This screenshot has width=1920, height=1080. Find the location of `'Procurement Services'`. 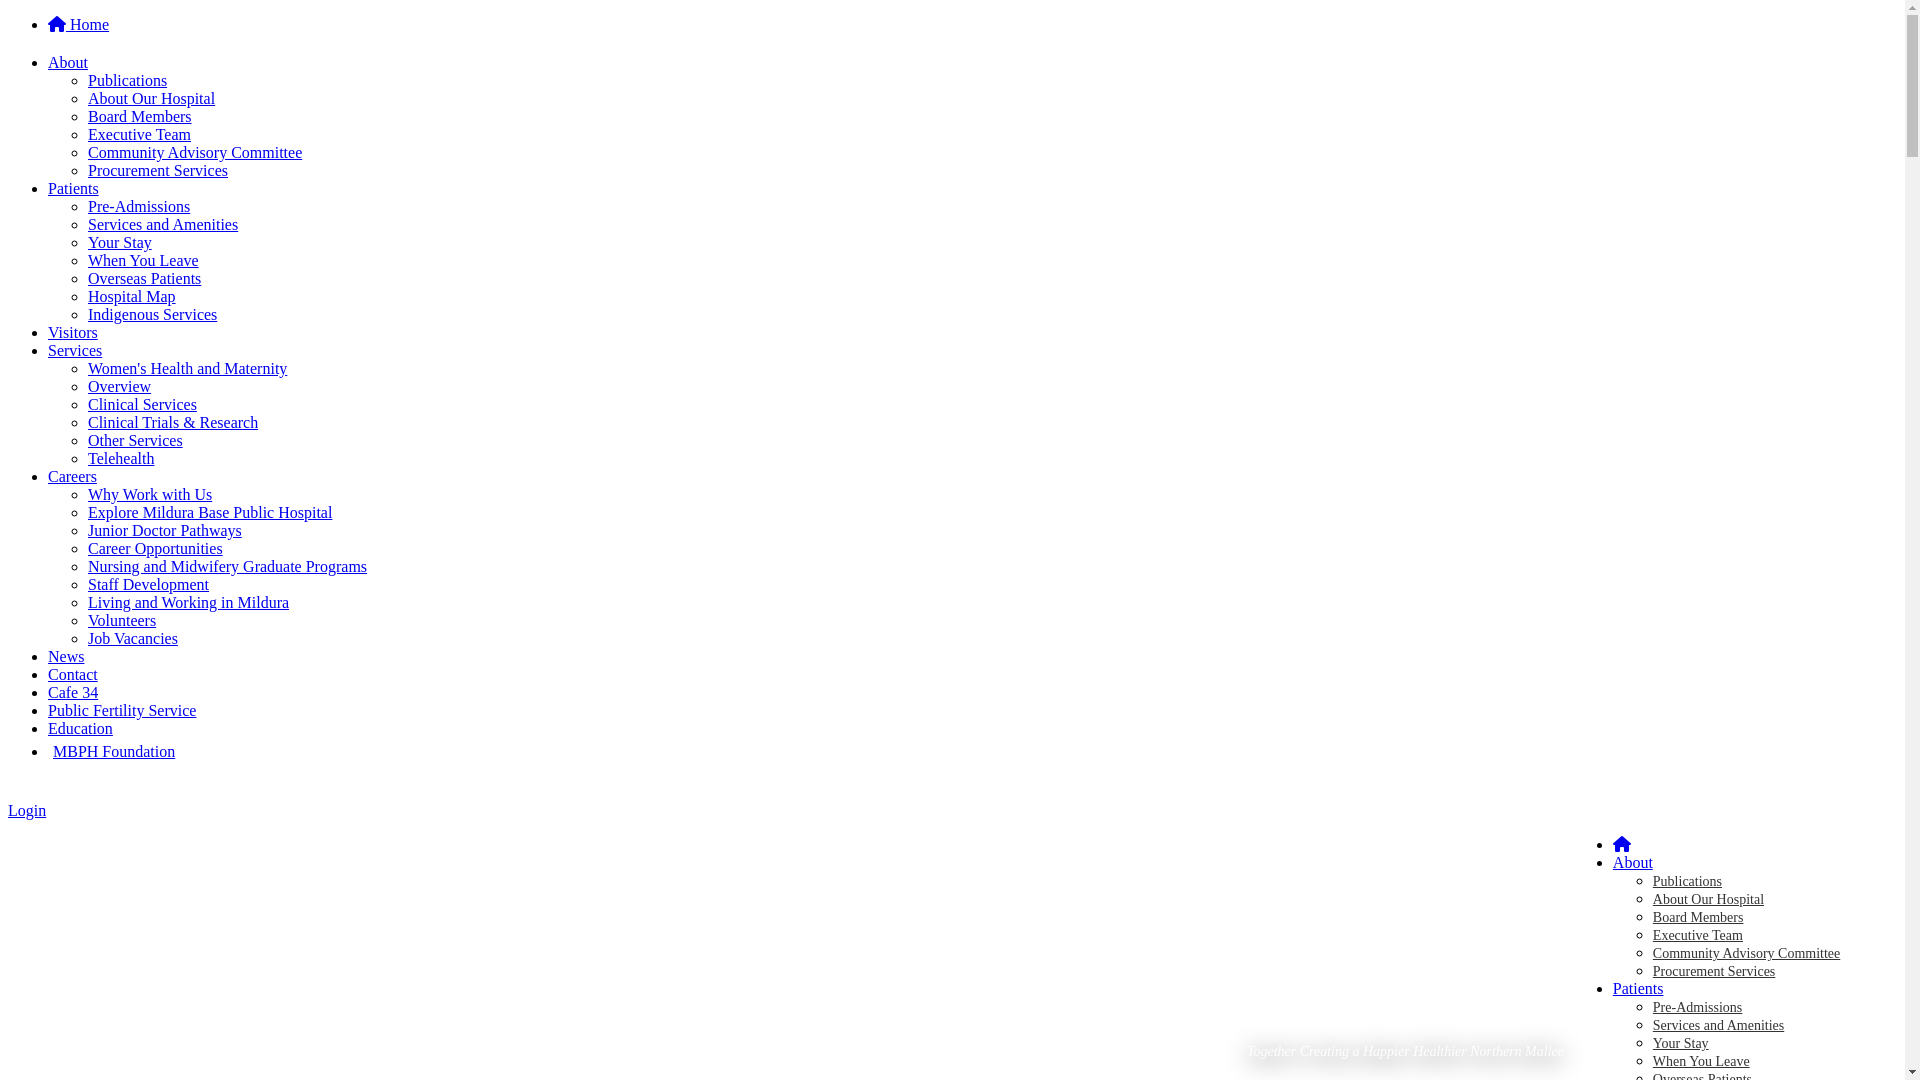

'Procurement Services' is located at coordinates (157, 169).